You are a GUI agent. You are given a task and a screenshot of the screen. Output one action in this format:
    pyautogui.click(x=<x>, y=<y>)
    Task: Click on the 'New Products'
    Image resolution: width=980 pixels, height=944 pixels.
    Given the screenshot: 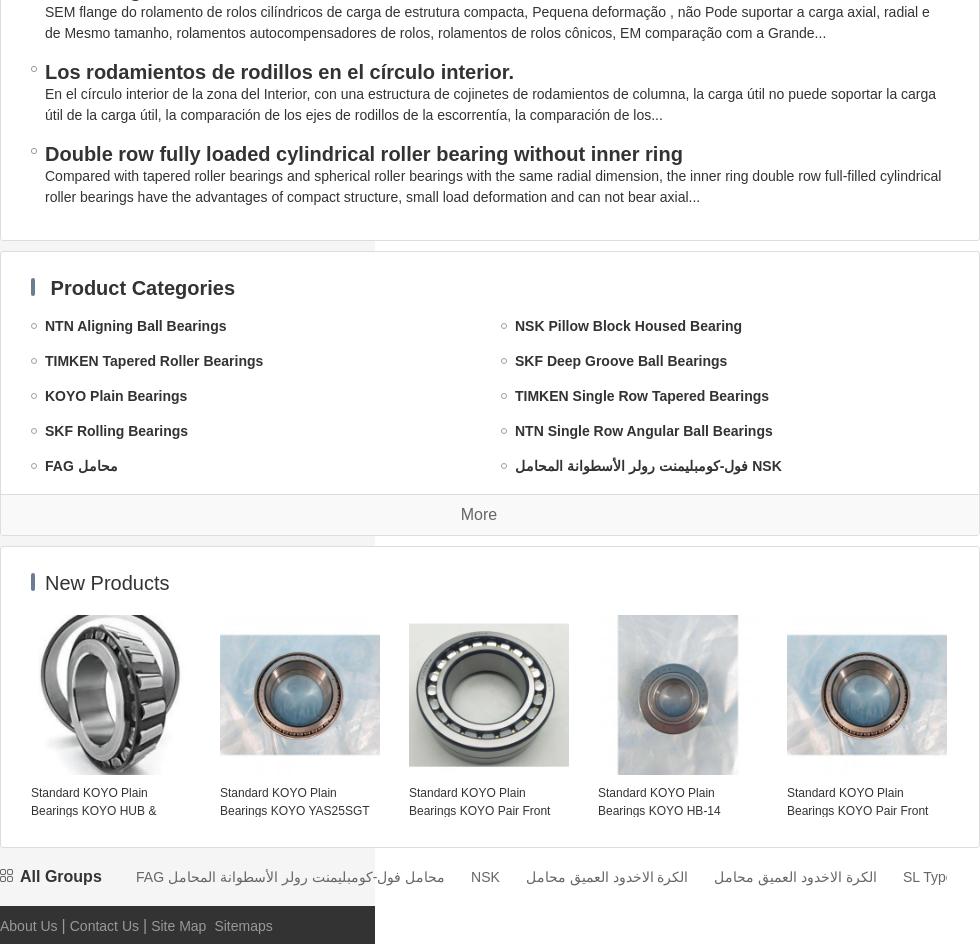 What is the action you would take?
    pyautogui.click(x=107, y=582)
    